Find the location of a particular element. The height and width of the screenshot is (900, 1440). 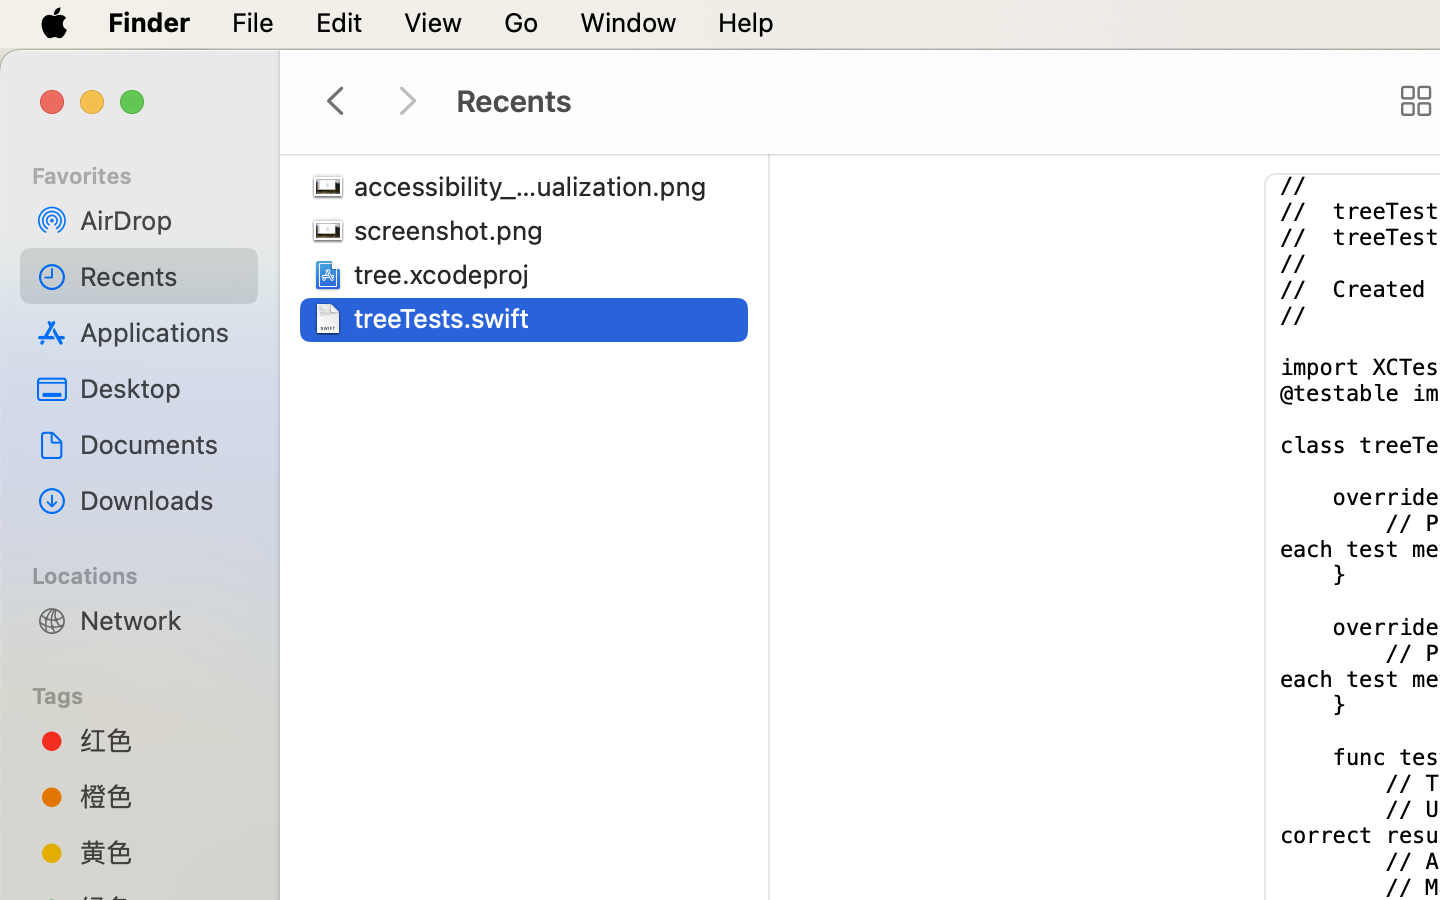

'Recents' is located at coordinates (159, 275).